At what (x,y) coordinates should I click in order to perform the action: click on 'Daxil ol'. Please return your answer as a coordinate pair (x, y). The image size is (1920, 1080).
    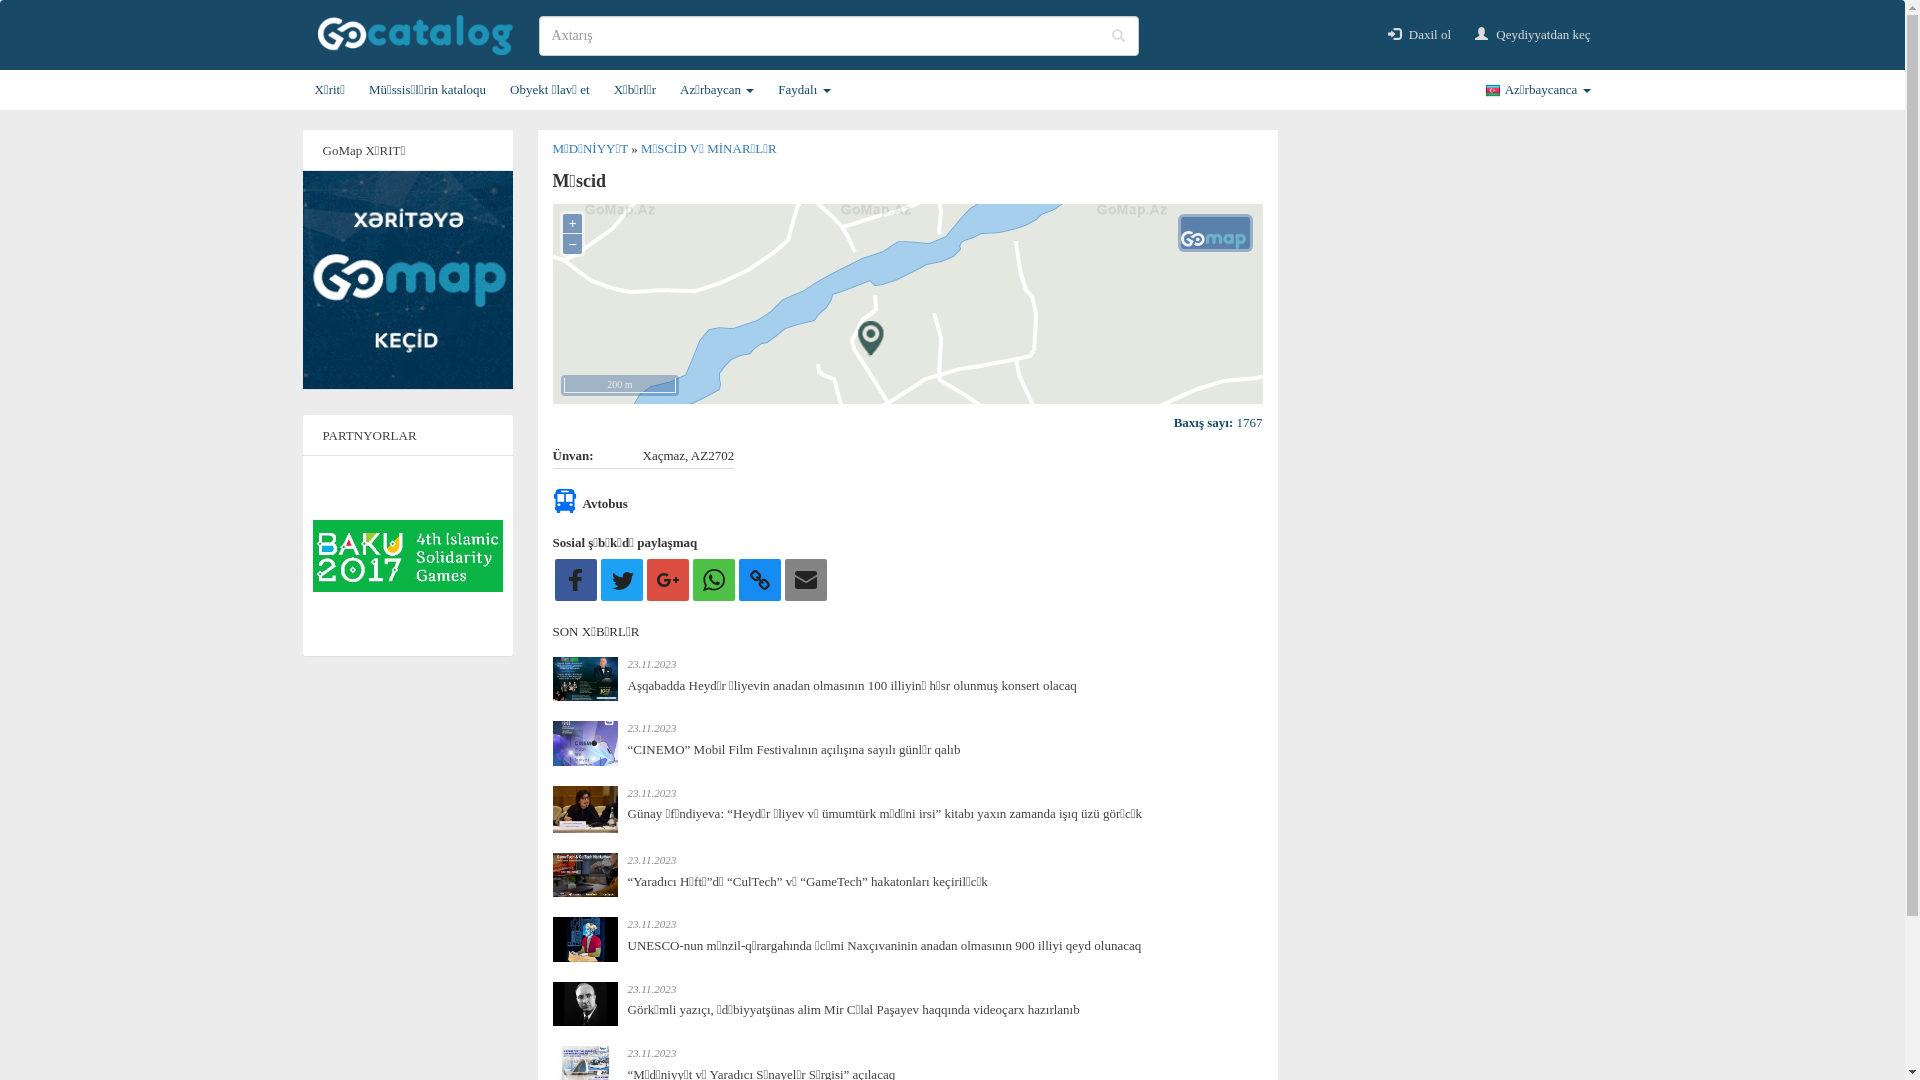
    Looking at the image, I should click on (1419, 34).